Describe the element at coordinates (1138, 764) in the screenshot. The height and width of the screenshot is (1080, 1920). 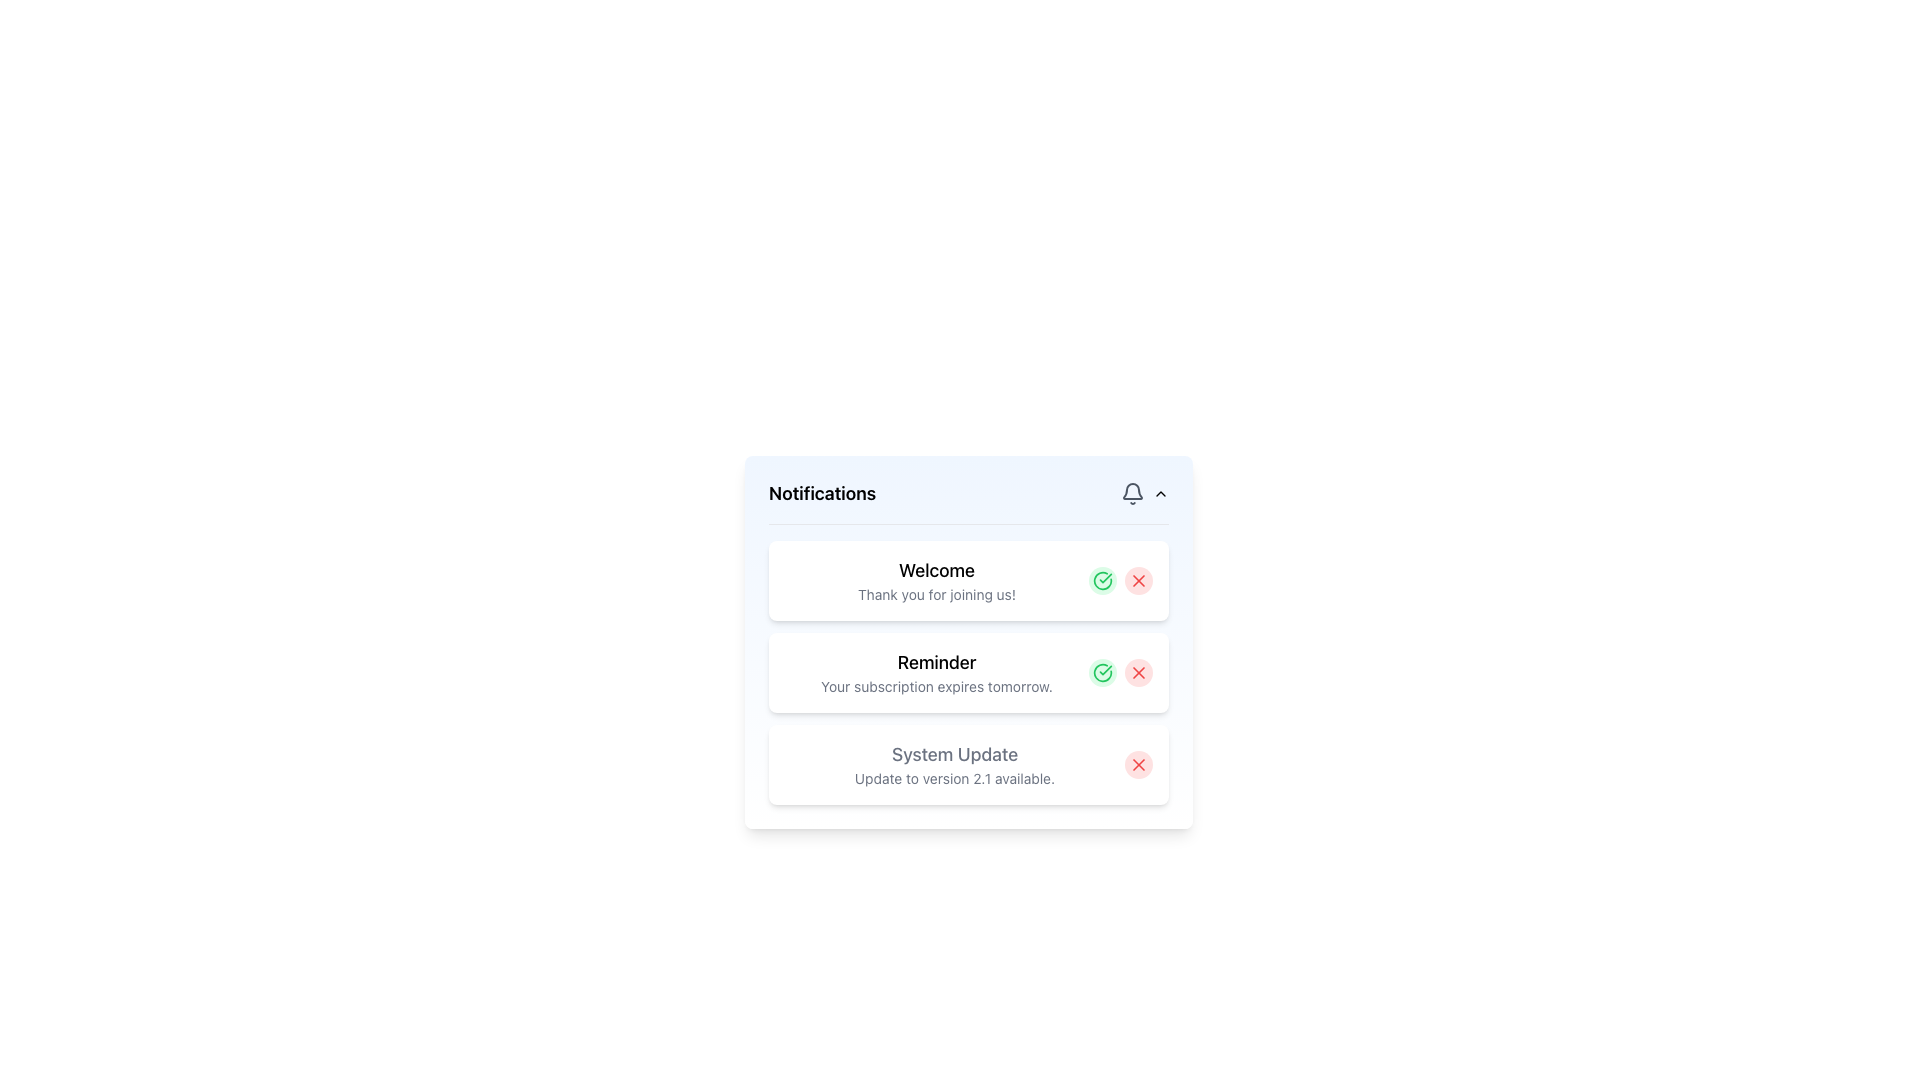
I see `the circular red button with a white X icon that signifies a close or cancel action, located in the bottom-right corner of the 'System Update' notification card` at that location.